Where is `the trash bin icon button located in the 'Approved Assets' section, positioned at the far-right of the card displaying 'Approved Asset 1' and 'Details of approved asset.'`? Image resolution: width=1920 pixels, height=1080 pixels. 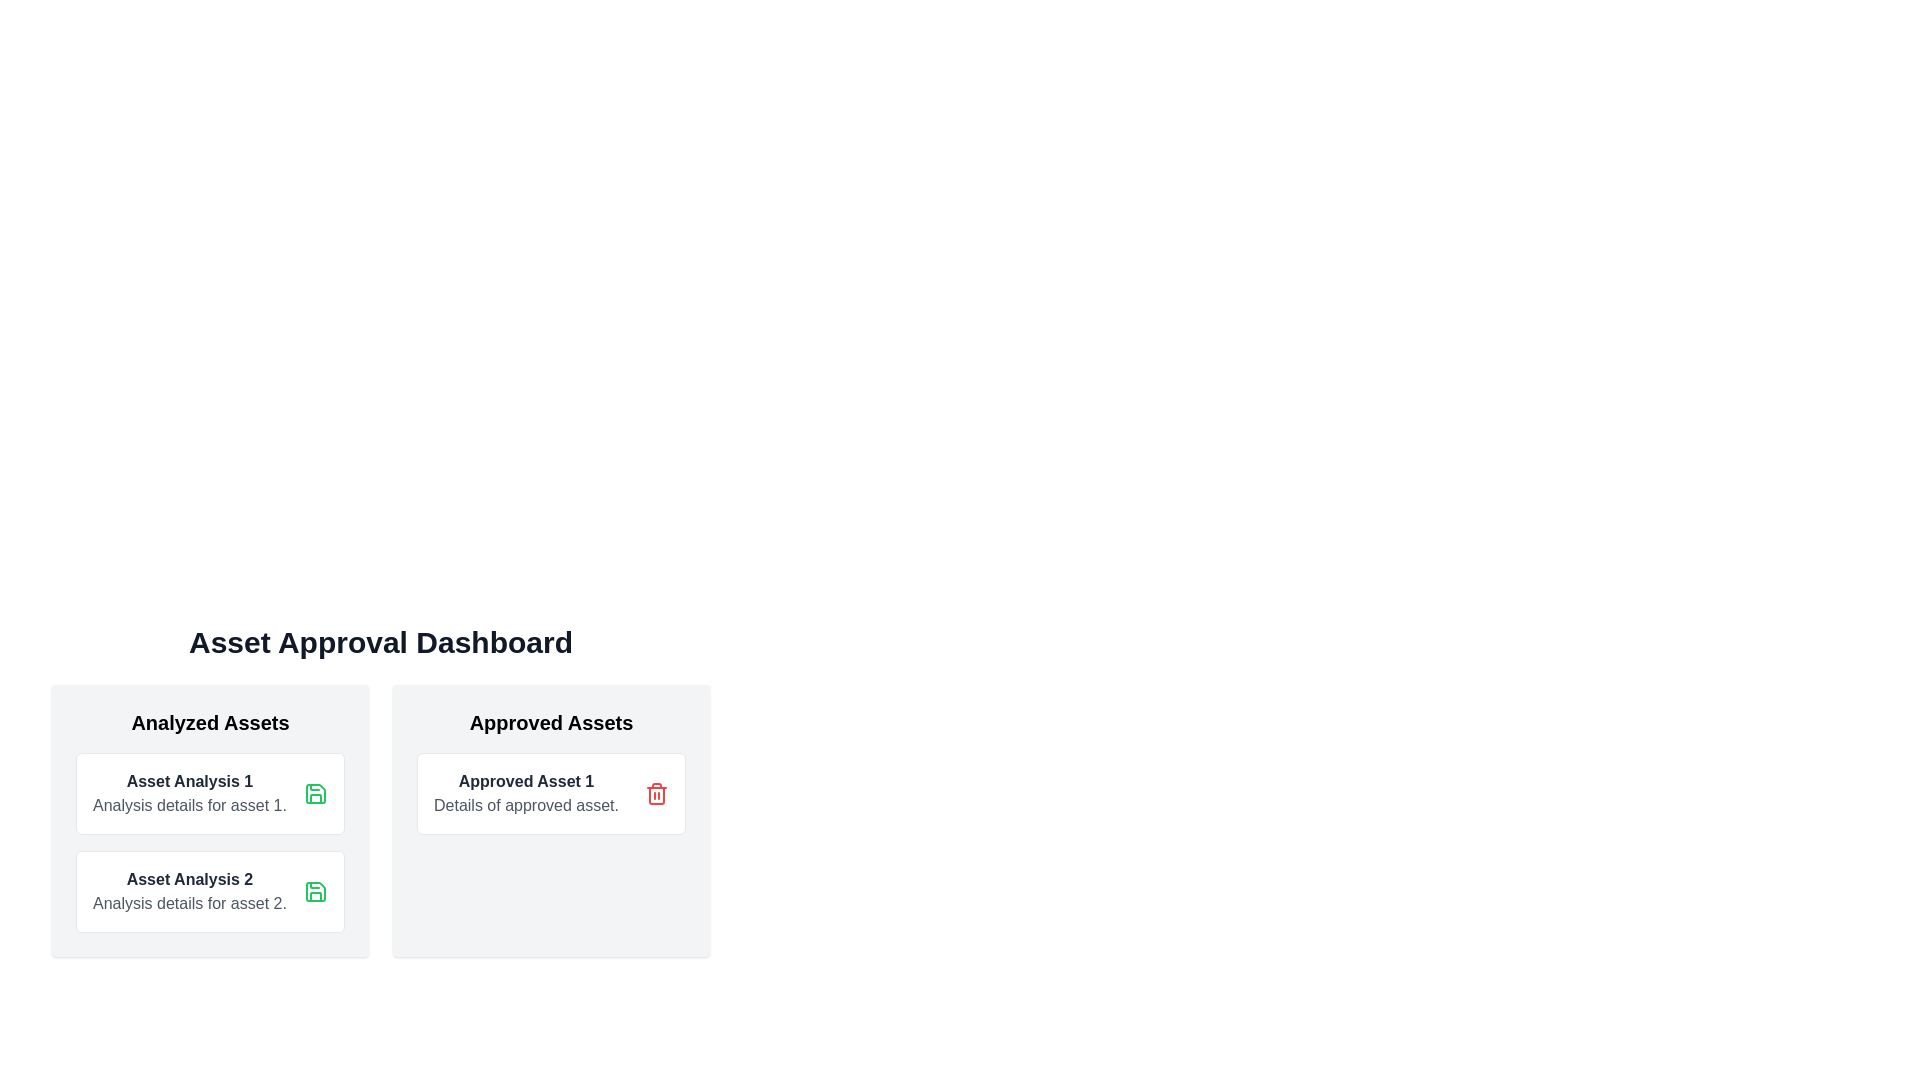 the trash bin icon button located in the 'Approved Assets' section, positioned at the far-right of the card displaying 'Approved Asset 1' and 'Details of approved asset.' is located at coordinates (657, 793).